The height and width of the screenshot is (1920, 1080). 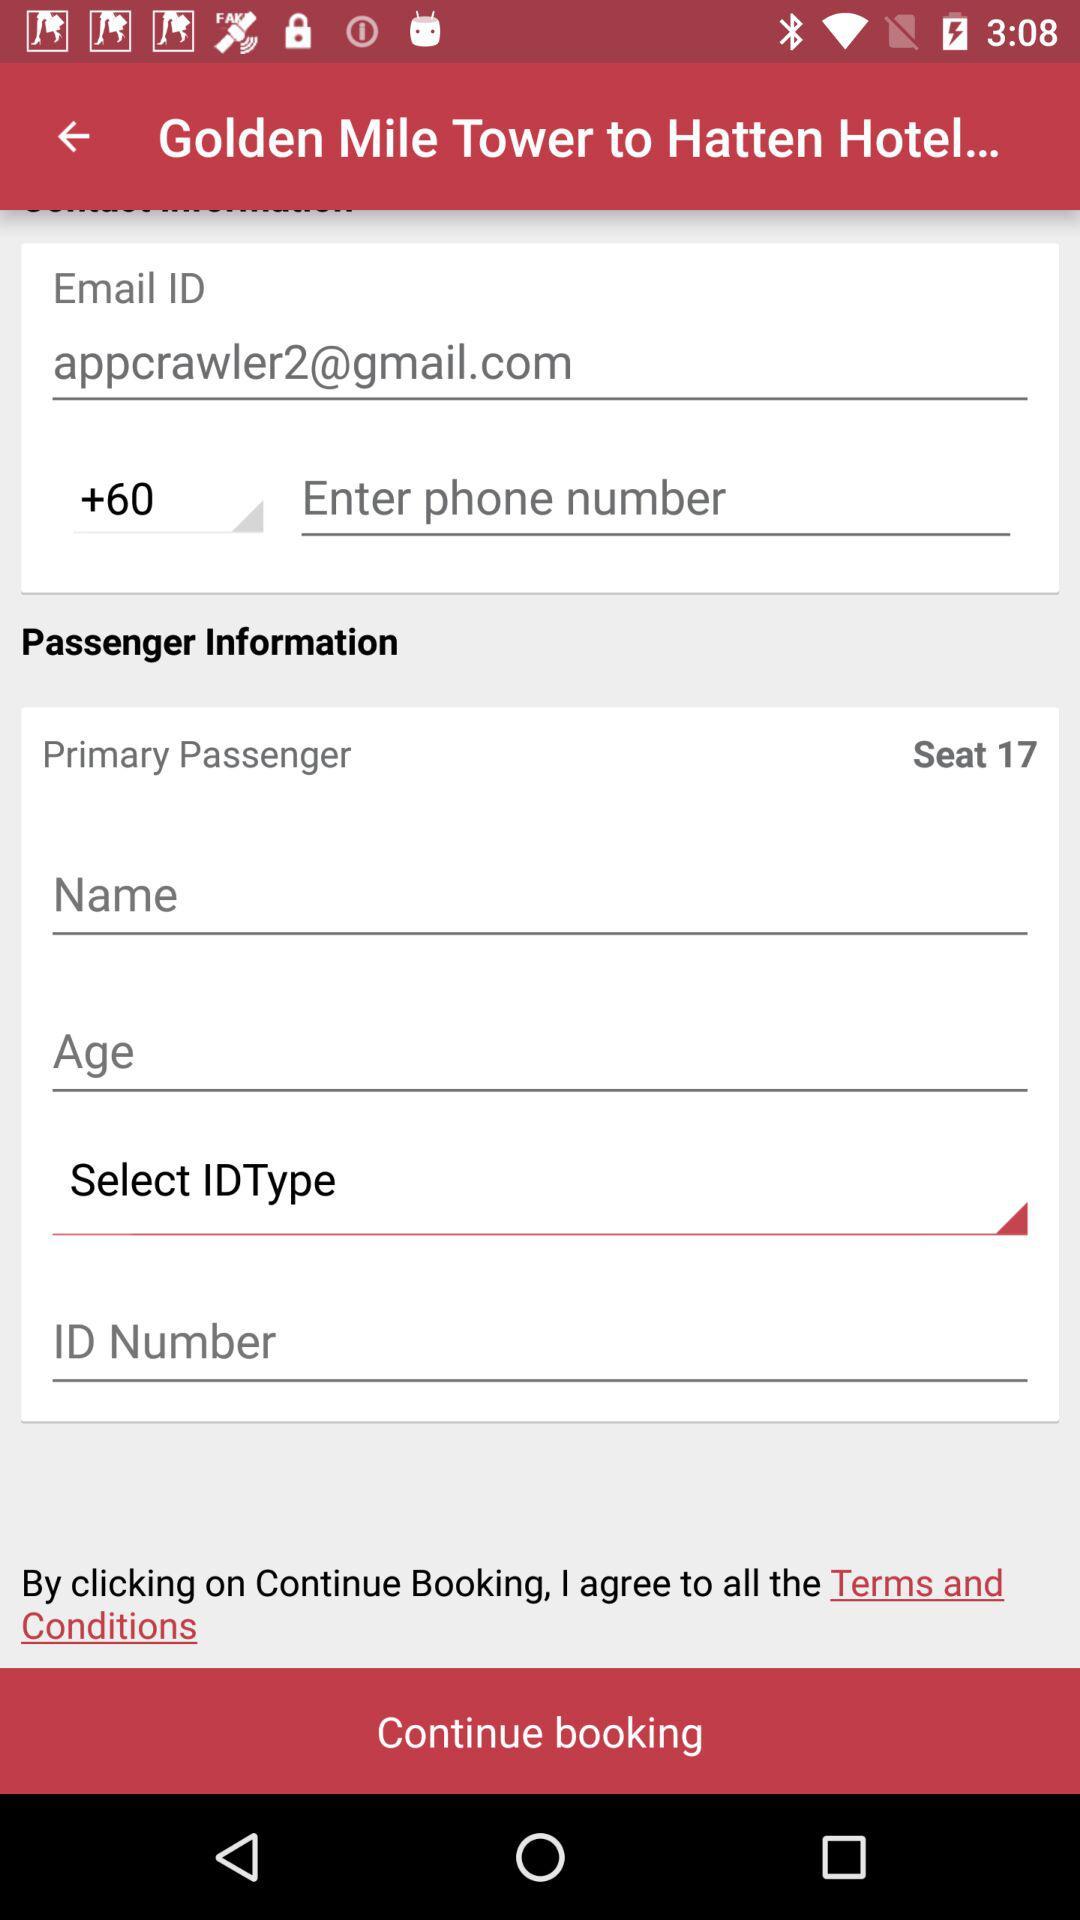 I want to click on icon to the left of golden mile tower item, so click(x=72, y=135).